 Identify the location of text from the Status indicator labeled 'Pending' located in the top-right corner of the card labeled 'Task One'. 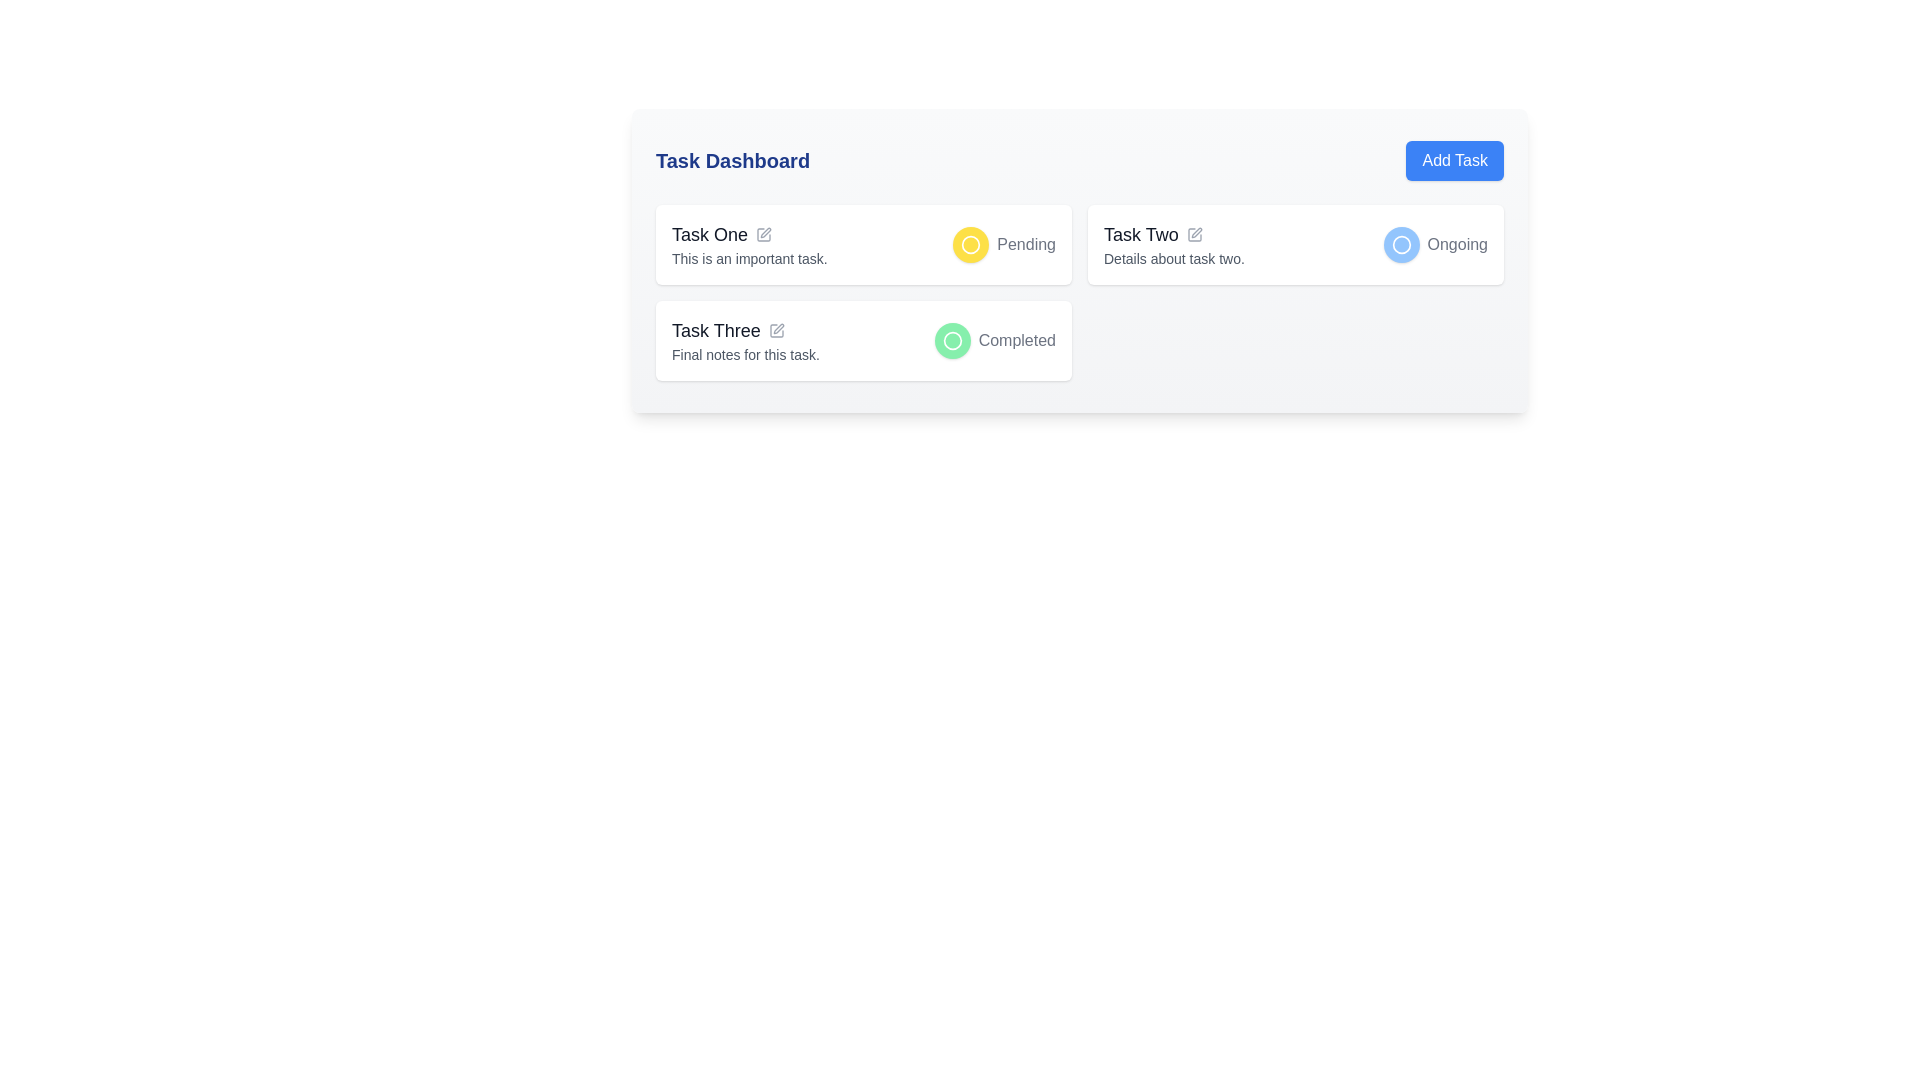
(1004, 244).